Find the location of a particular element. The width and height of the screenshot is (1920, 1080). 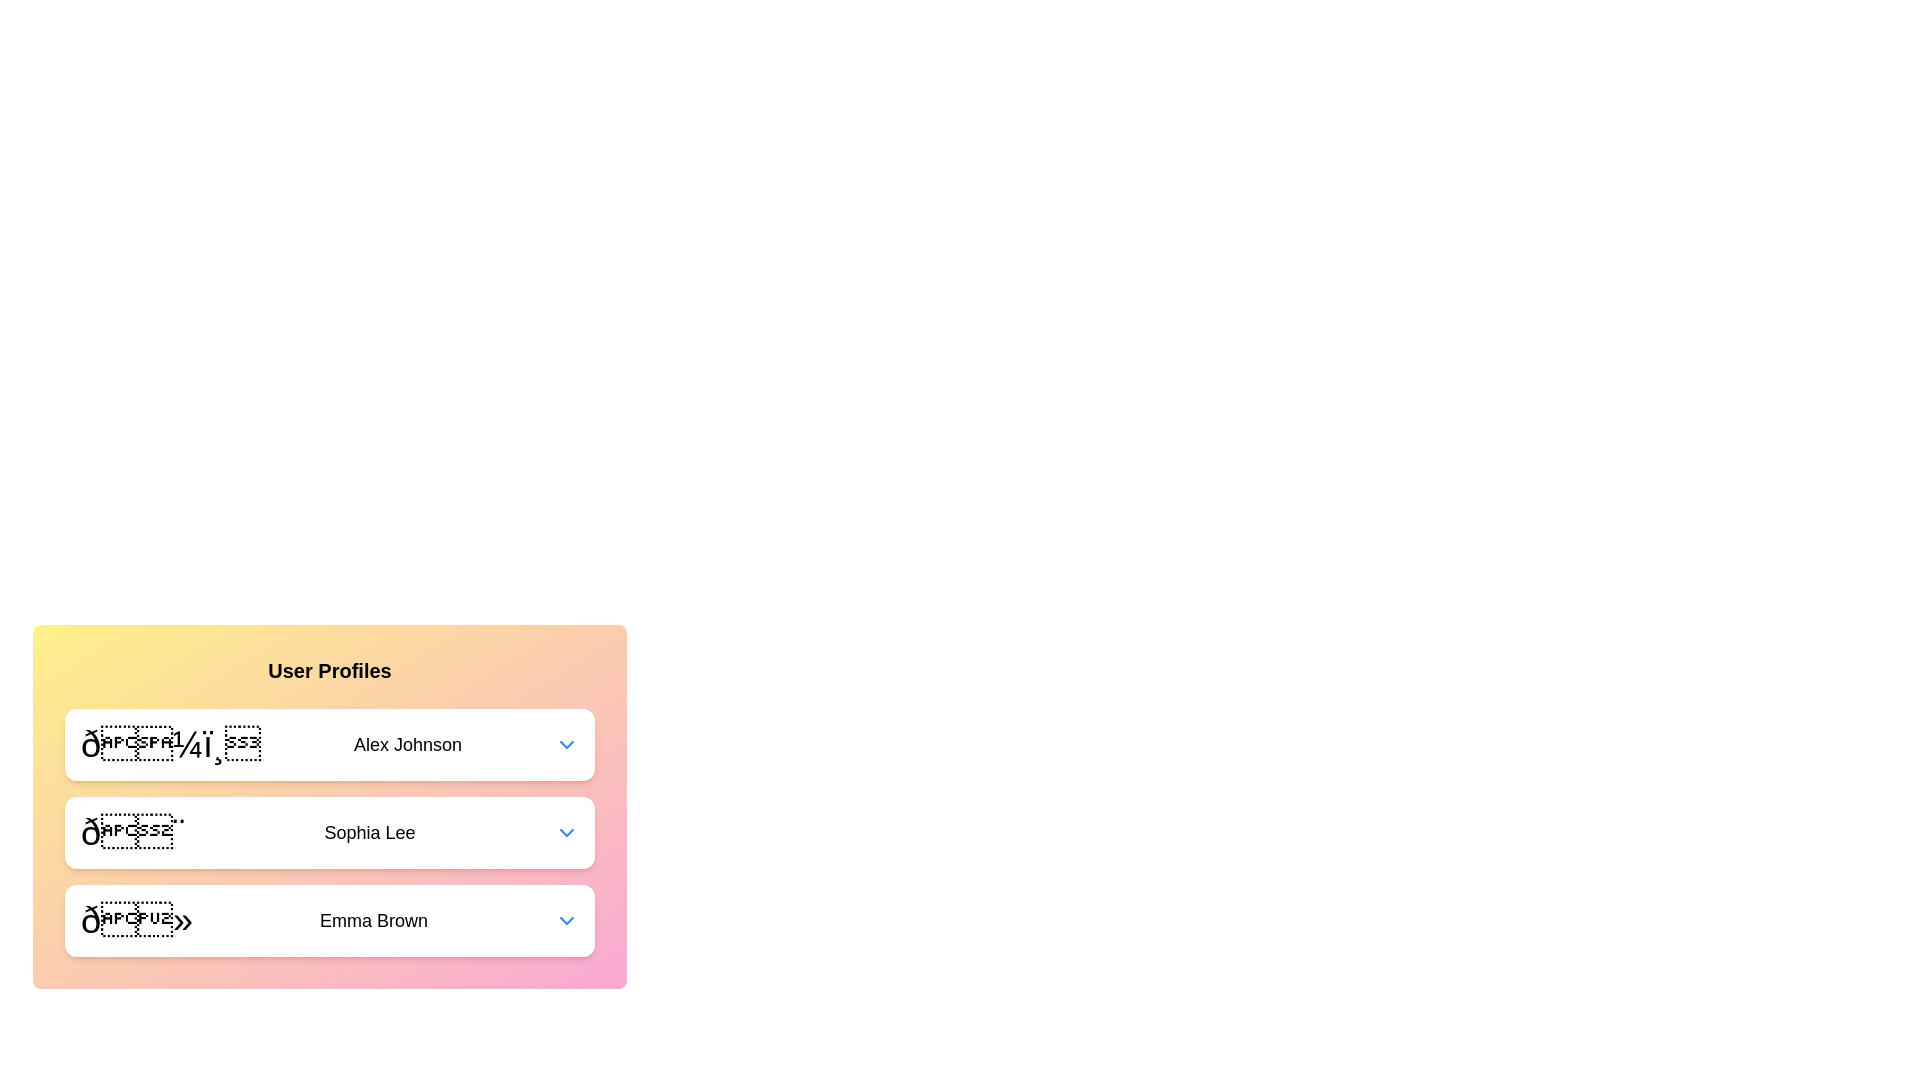

the avatar of Sophia Lee to interact with it is located at coordinates (132, 833).